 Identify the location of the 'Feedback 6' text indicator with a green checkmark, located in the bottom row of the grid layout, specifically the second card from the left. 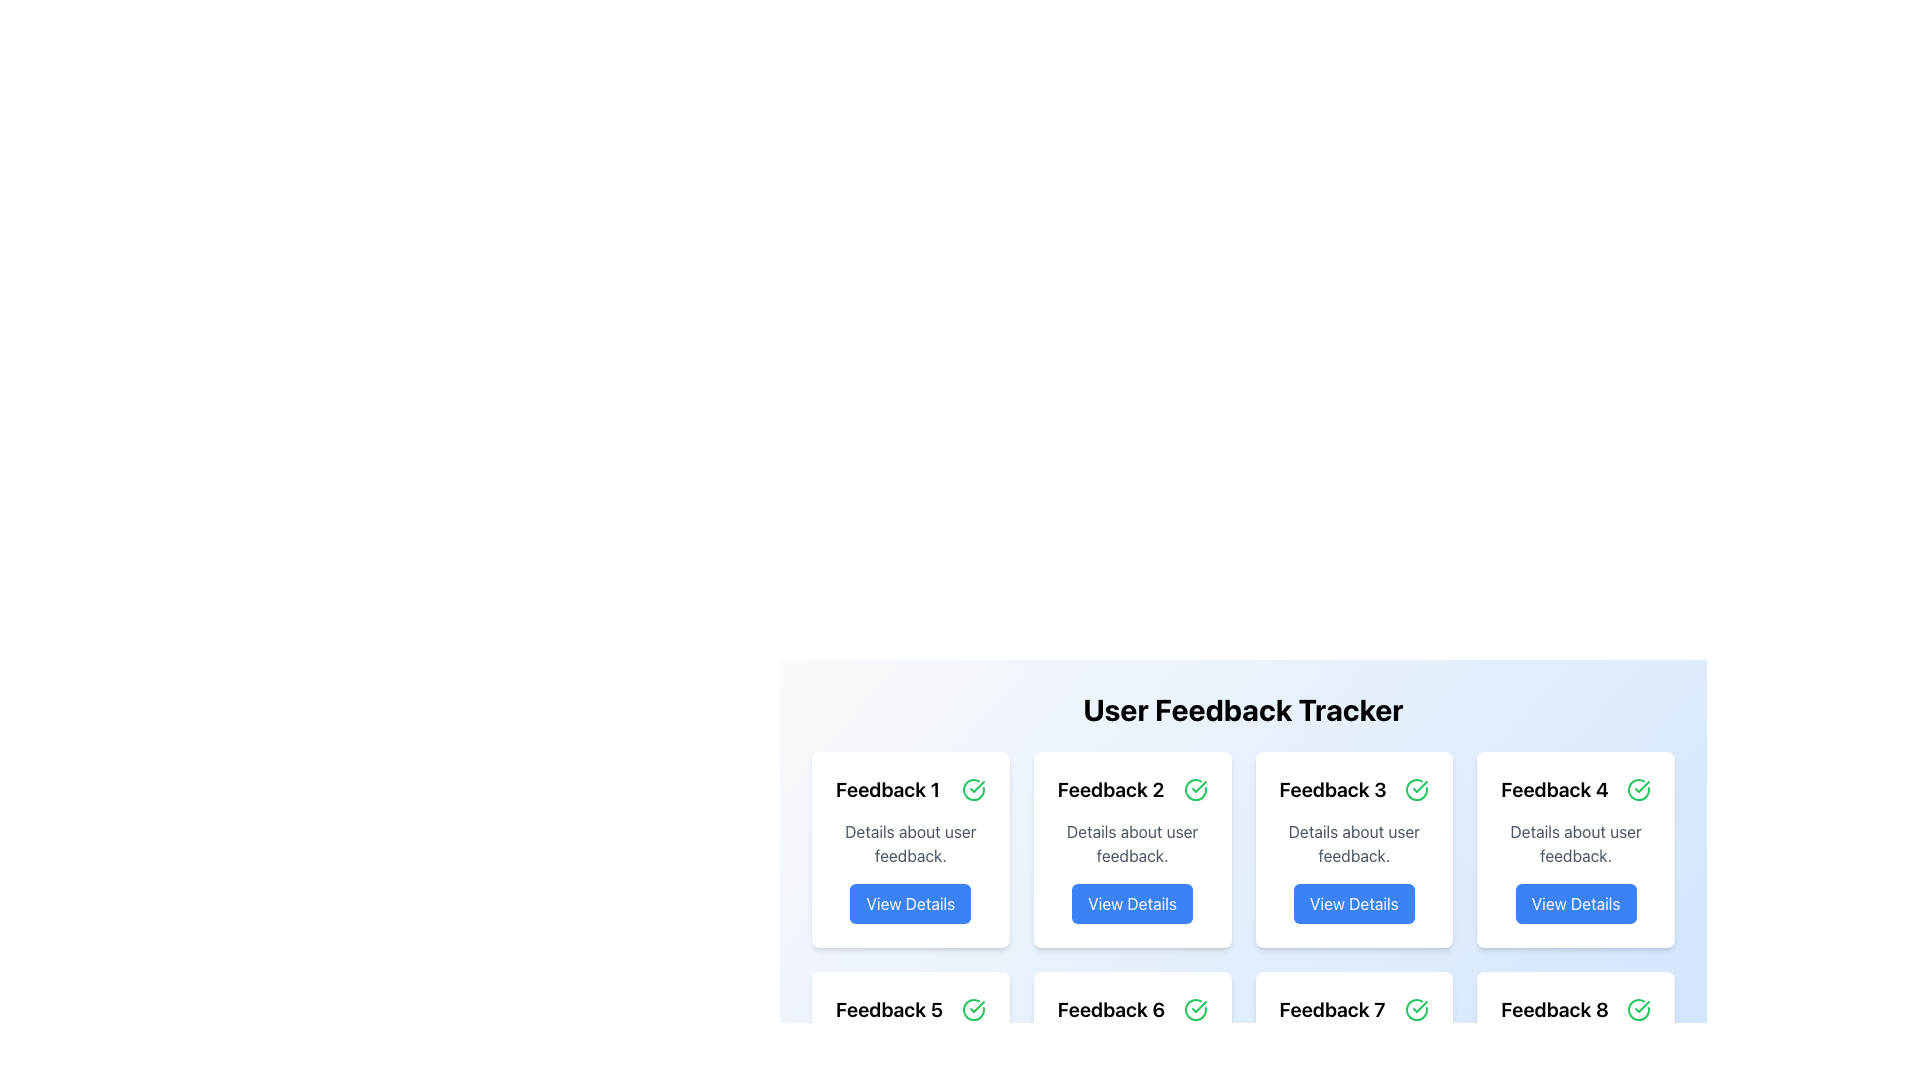
(1132, 1010).